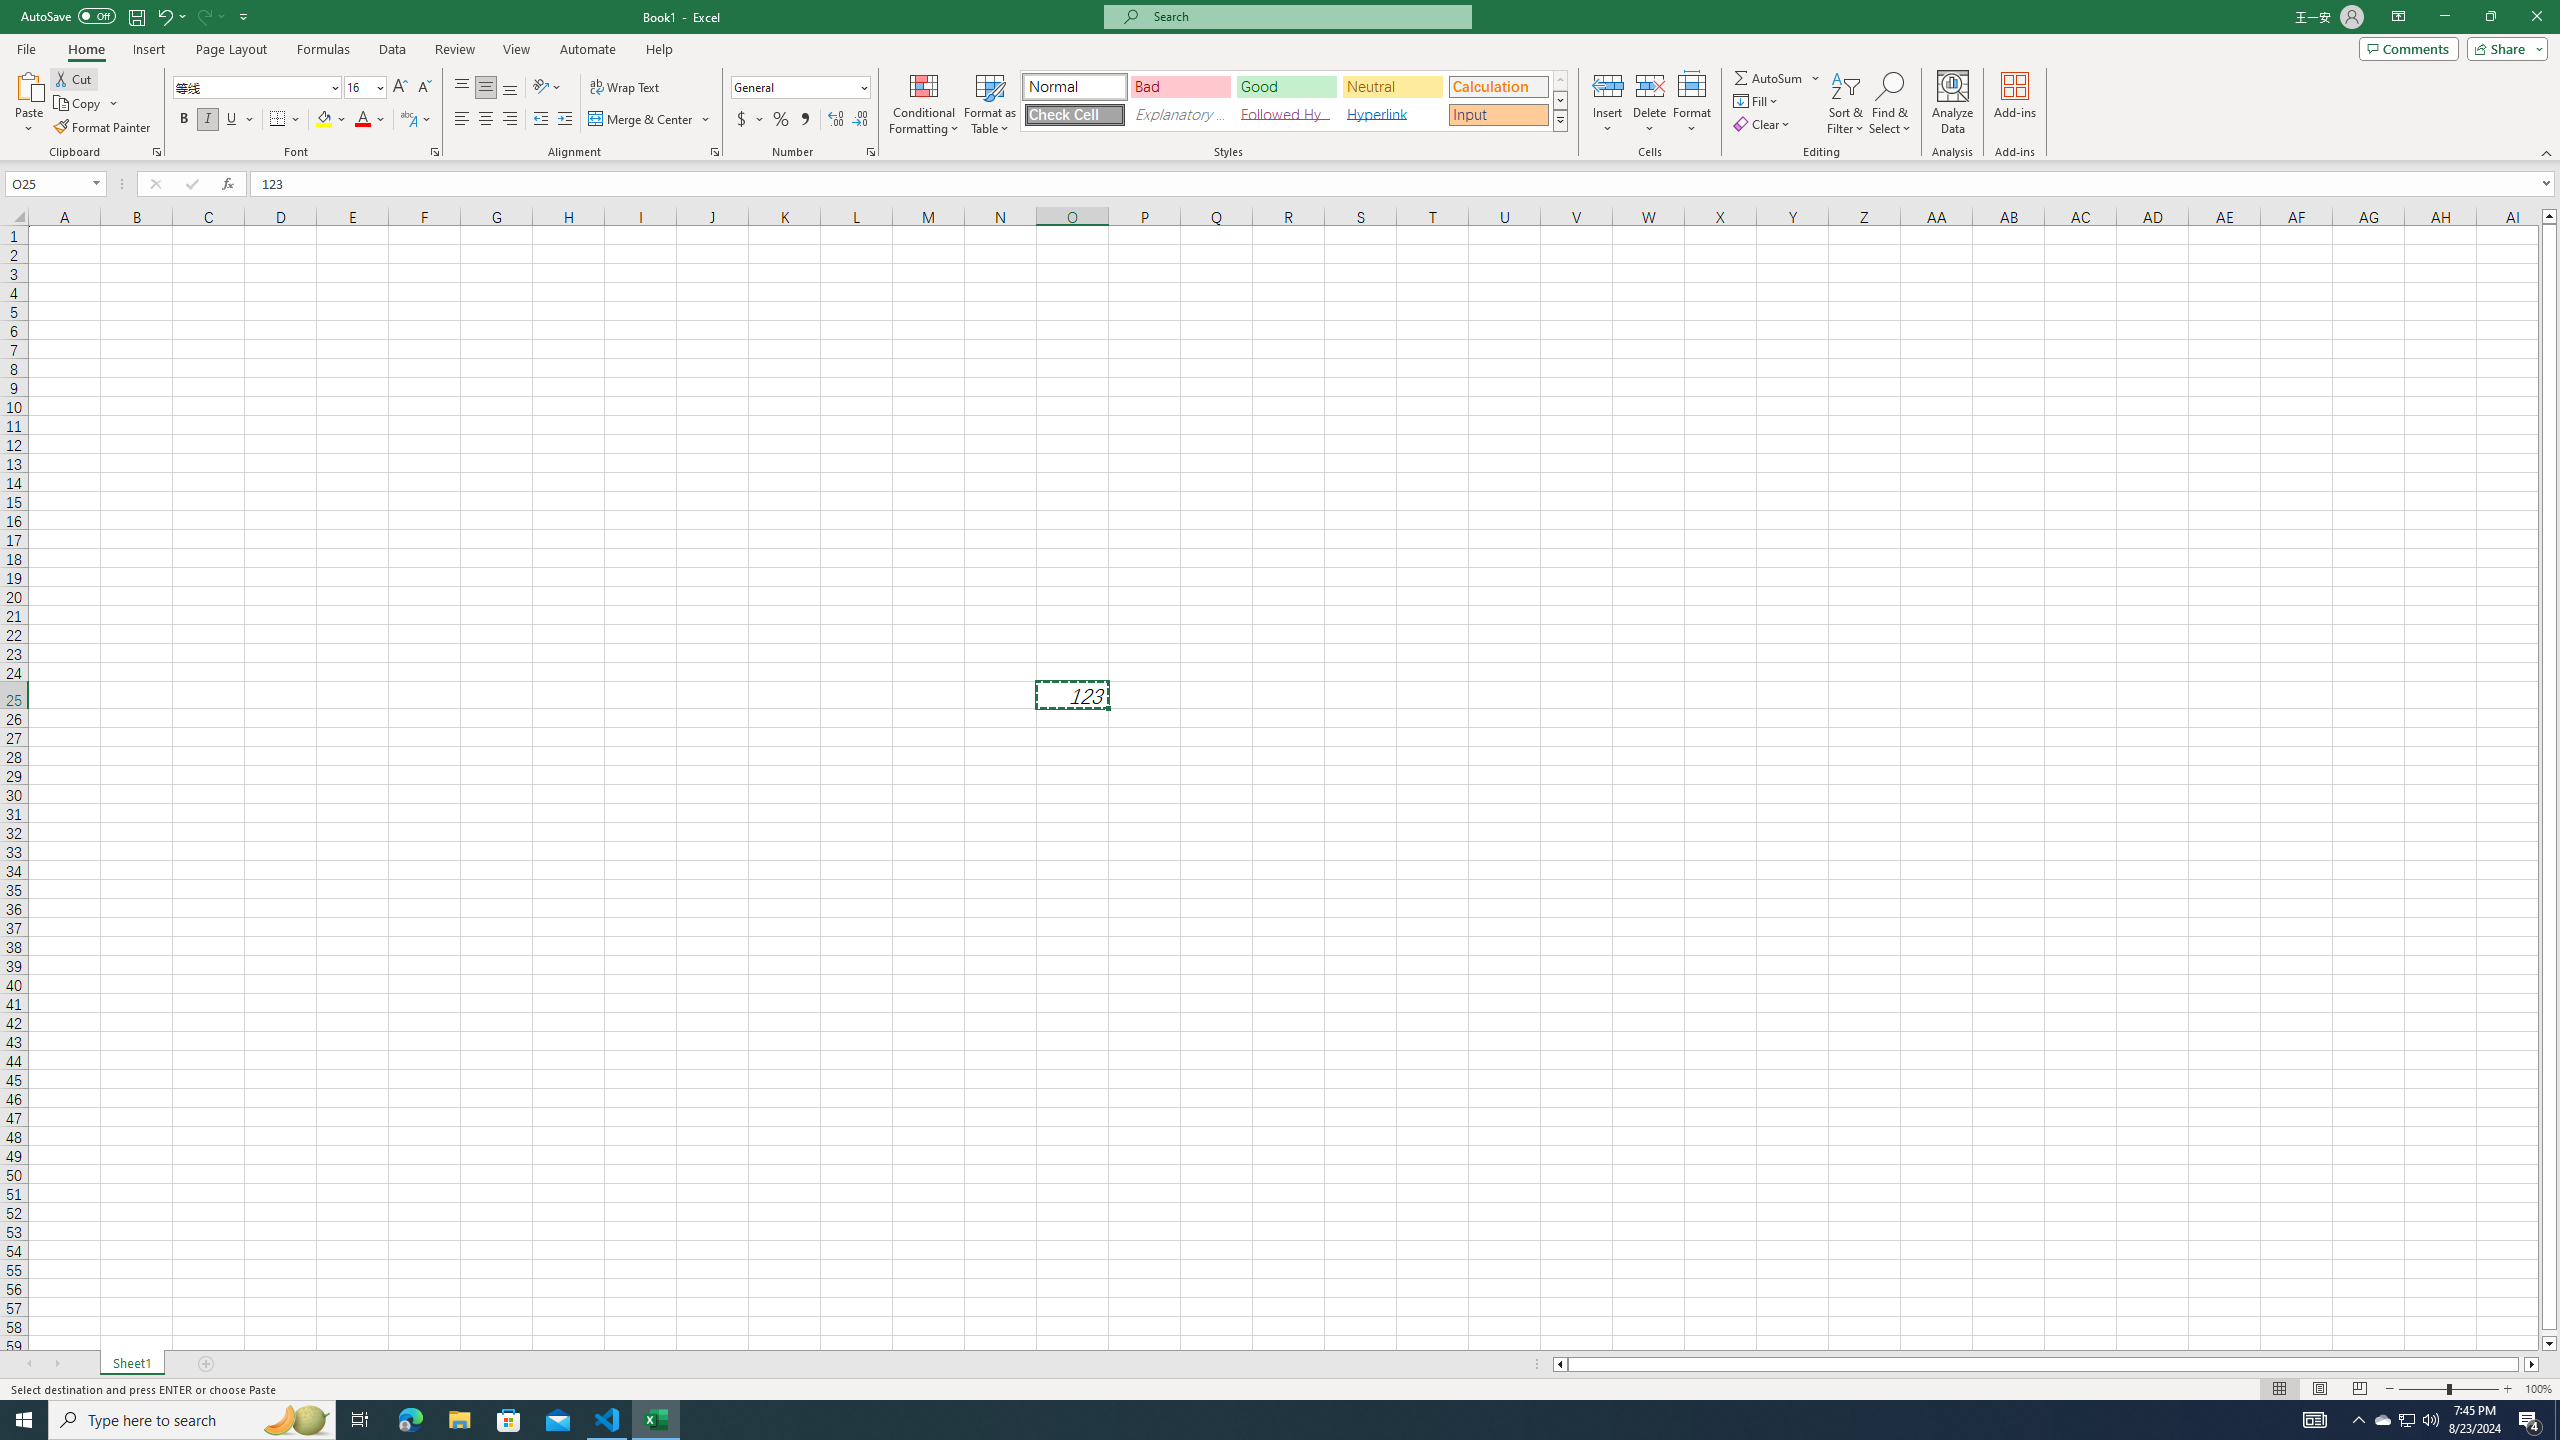  I want to click on 'Middle Align', so click(485, 87).